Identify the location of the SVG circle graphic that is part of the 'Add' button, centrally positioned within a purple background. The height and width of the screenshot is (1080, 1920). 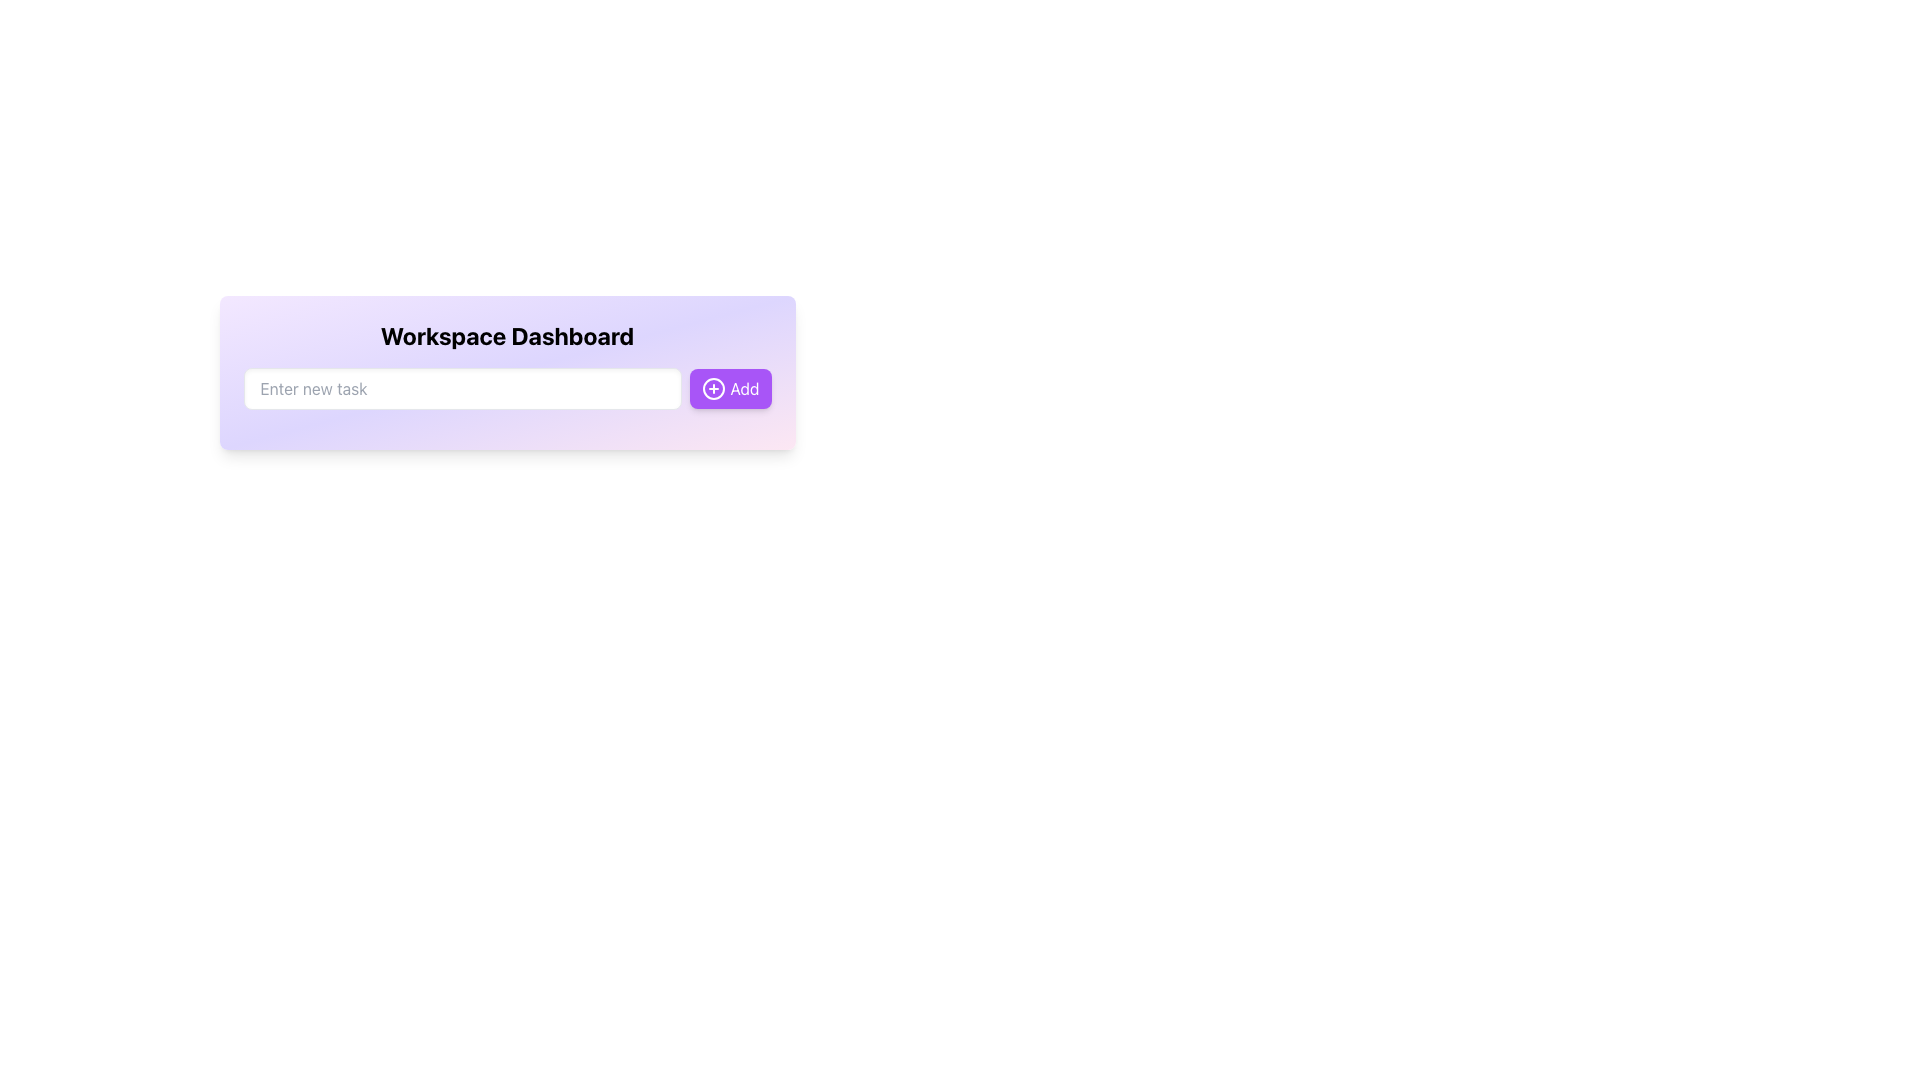
(714, 389).